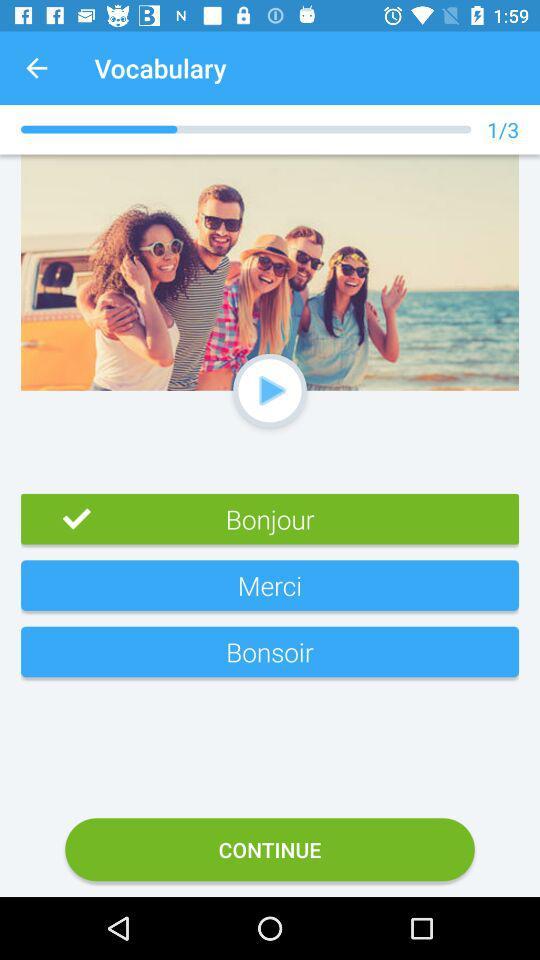  What do you see at coordinates (36, 68) in the screenshot?
I see `app next to vocabulary item` at bounding box center [36, 68].